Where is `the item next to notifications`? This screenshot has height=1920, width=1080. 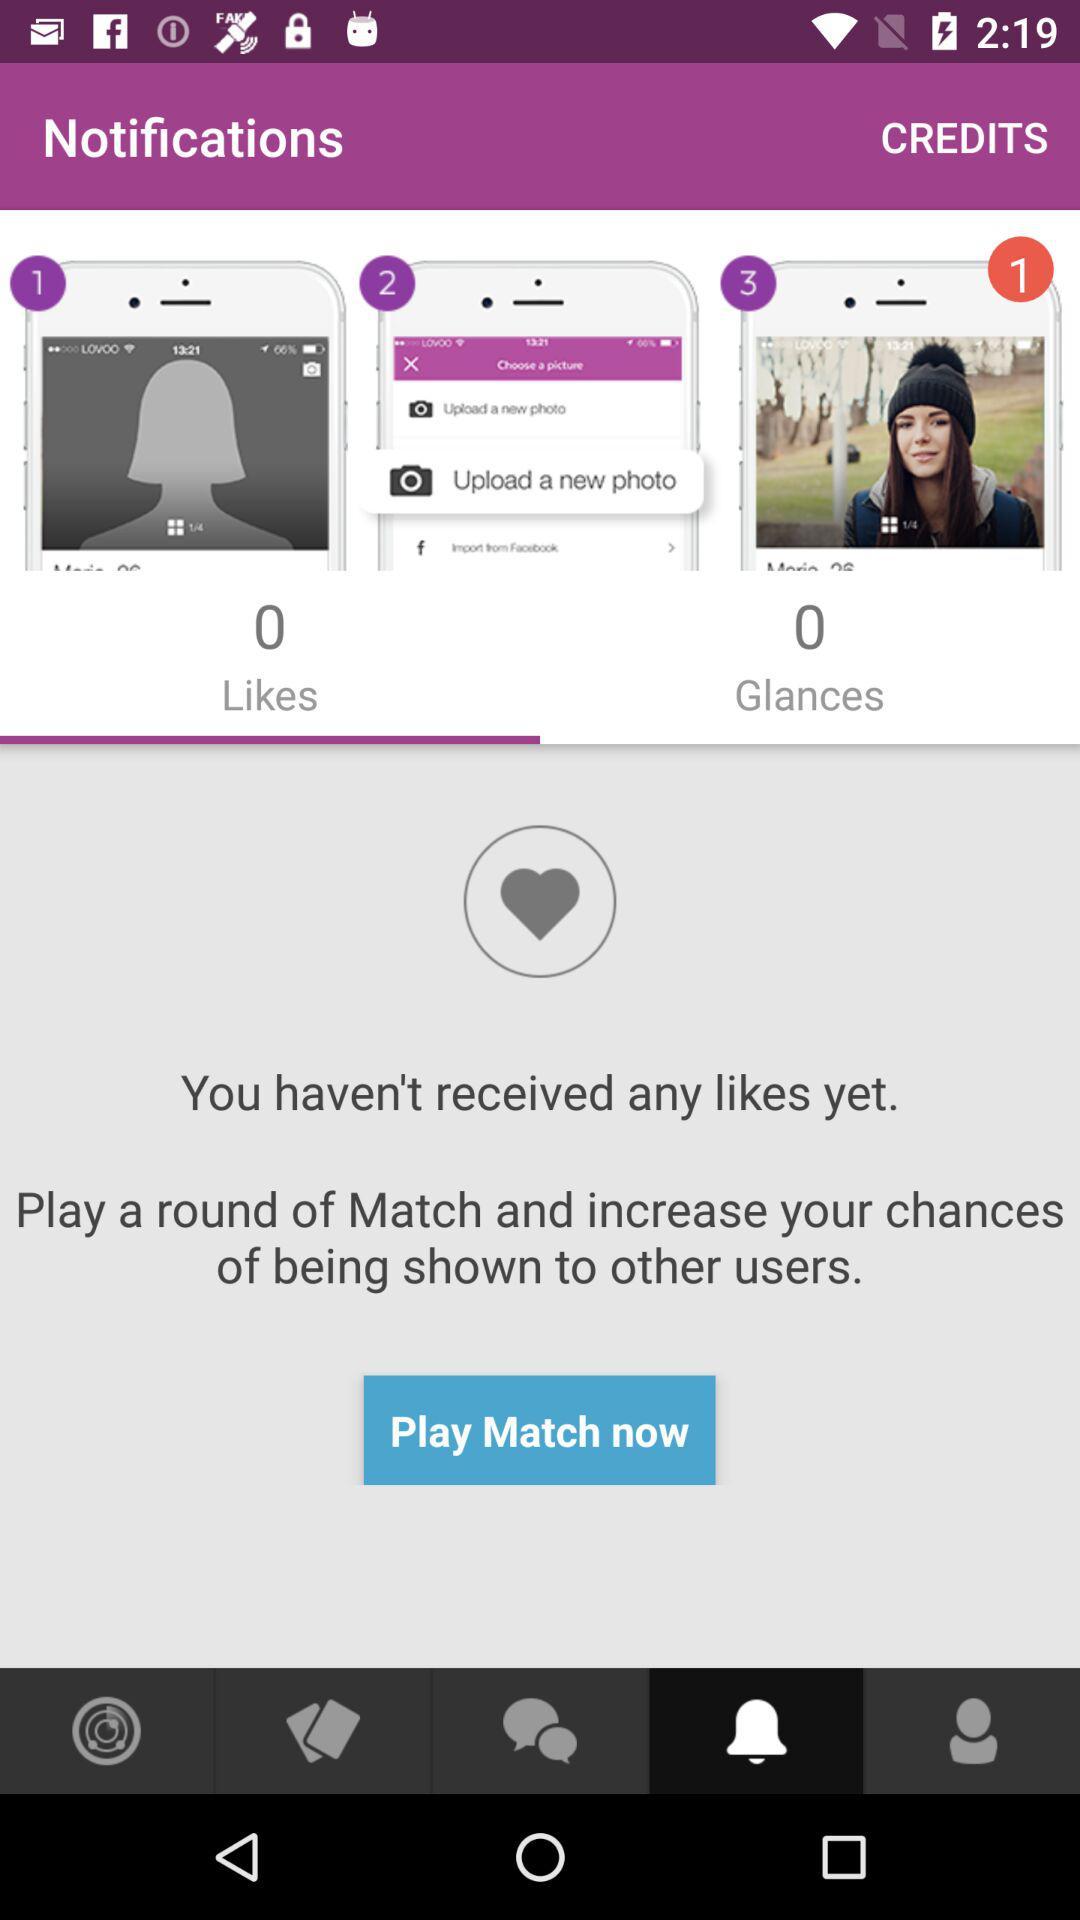 the item next to notifications is located at coordinates (963, 135).